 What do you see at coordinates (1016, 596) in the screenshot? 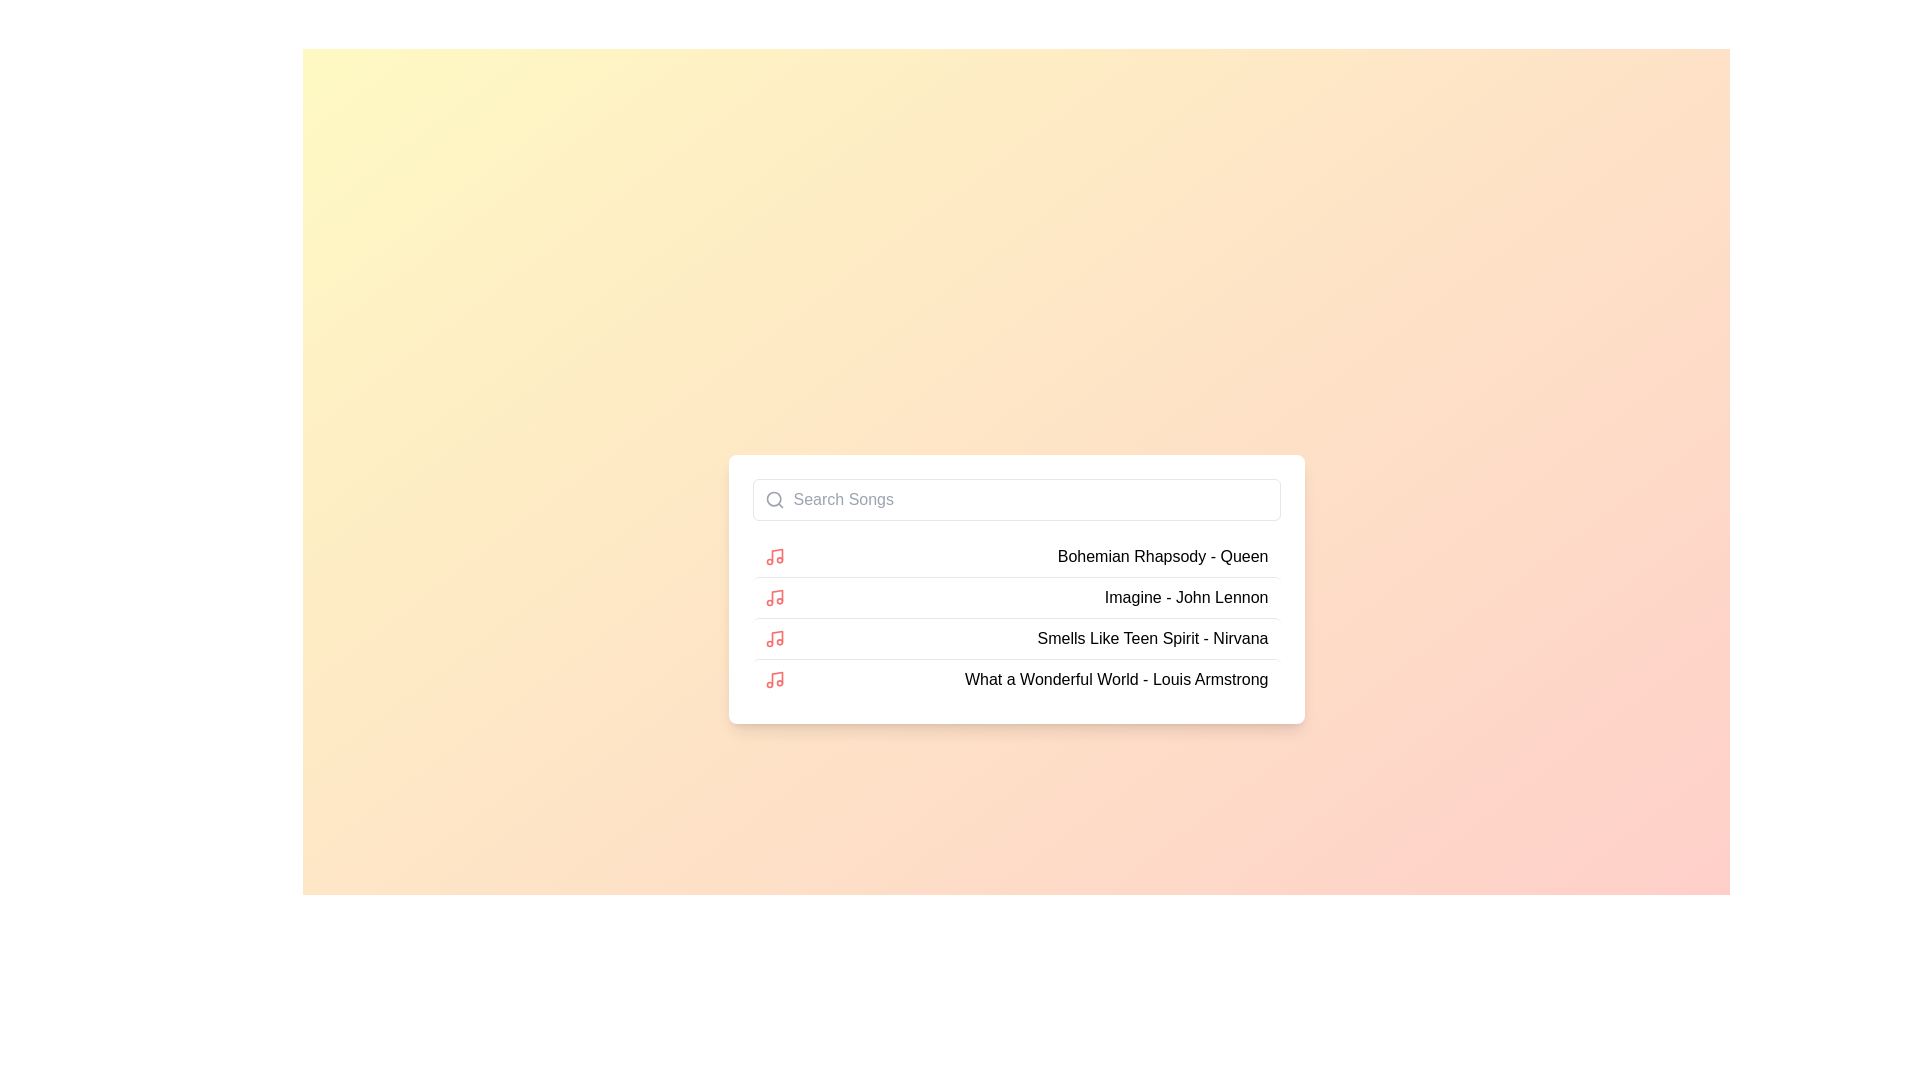
I see `the selectable list item for the song 'Imagine - John Lennon', which is the second row in the song list, to activate the hover effect` at bounding box center [1016, 596].